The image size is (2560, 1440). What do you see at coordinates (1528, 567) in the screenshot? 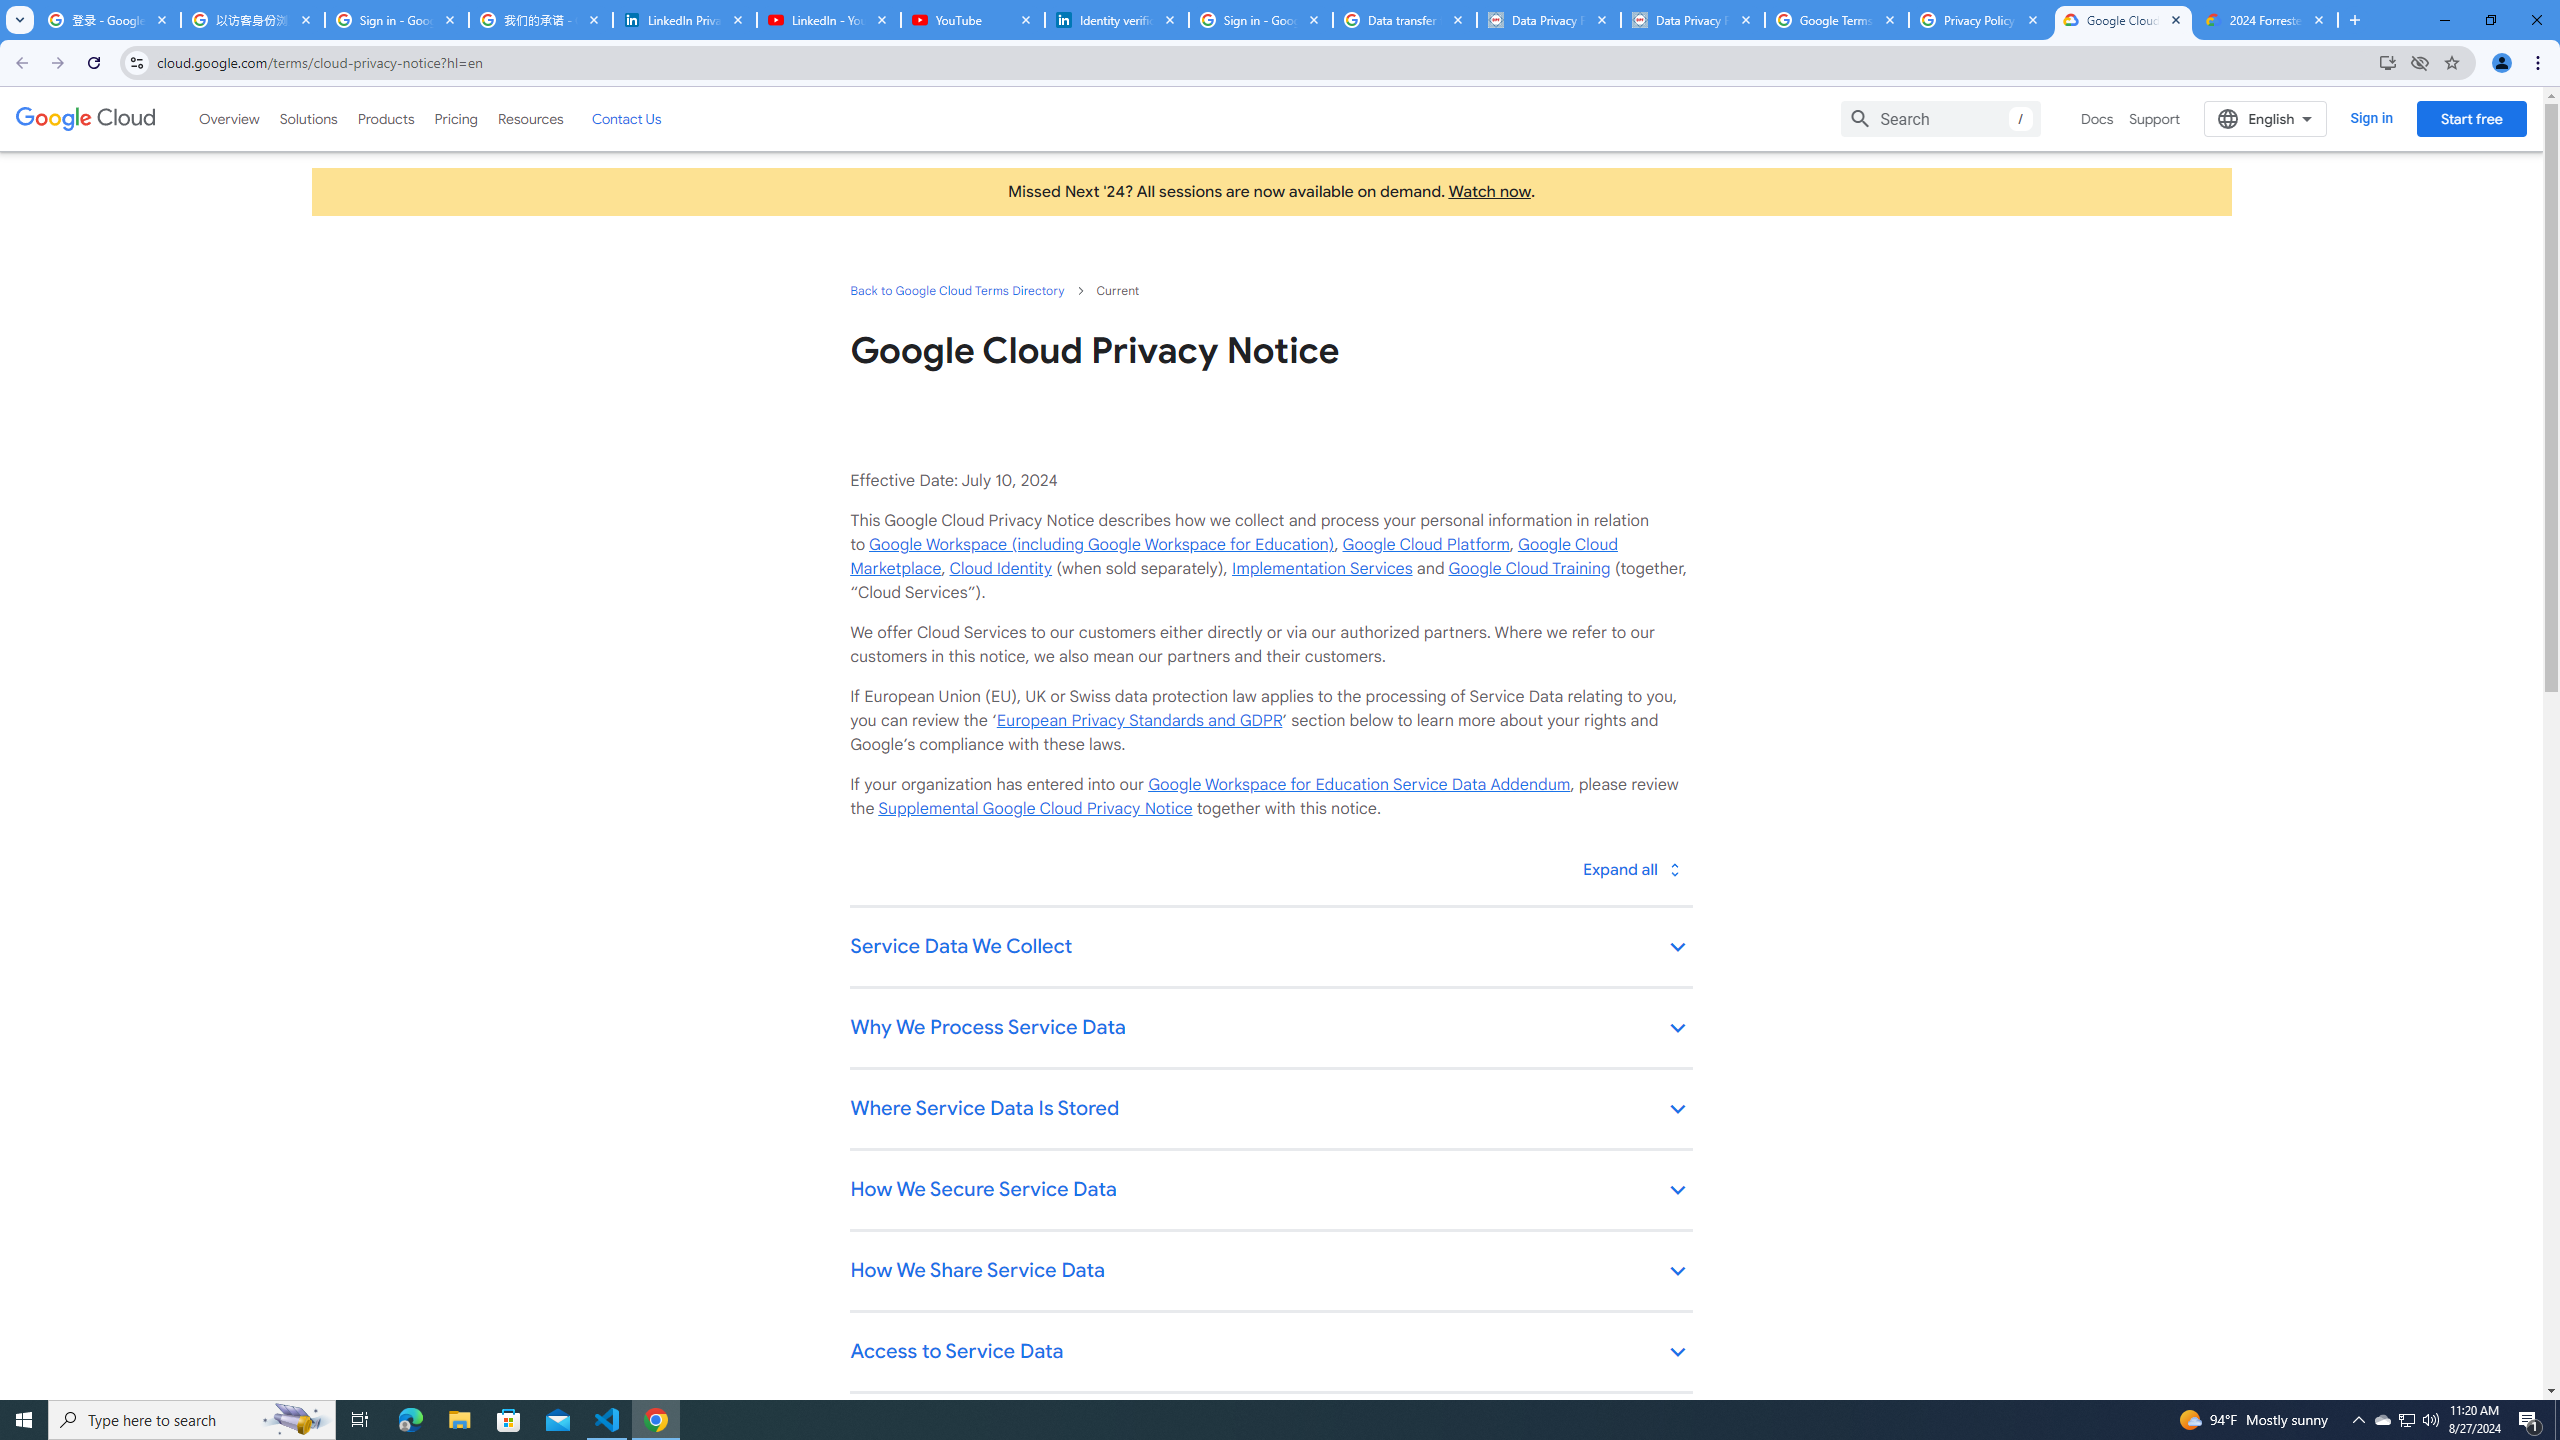
I see `'Google Cloud Training'` at bounding box center [1528, 567].